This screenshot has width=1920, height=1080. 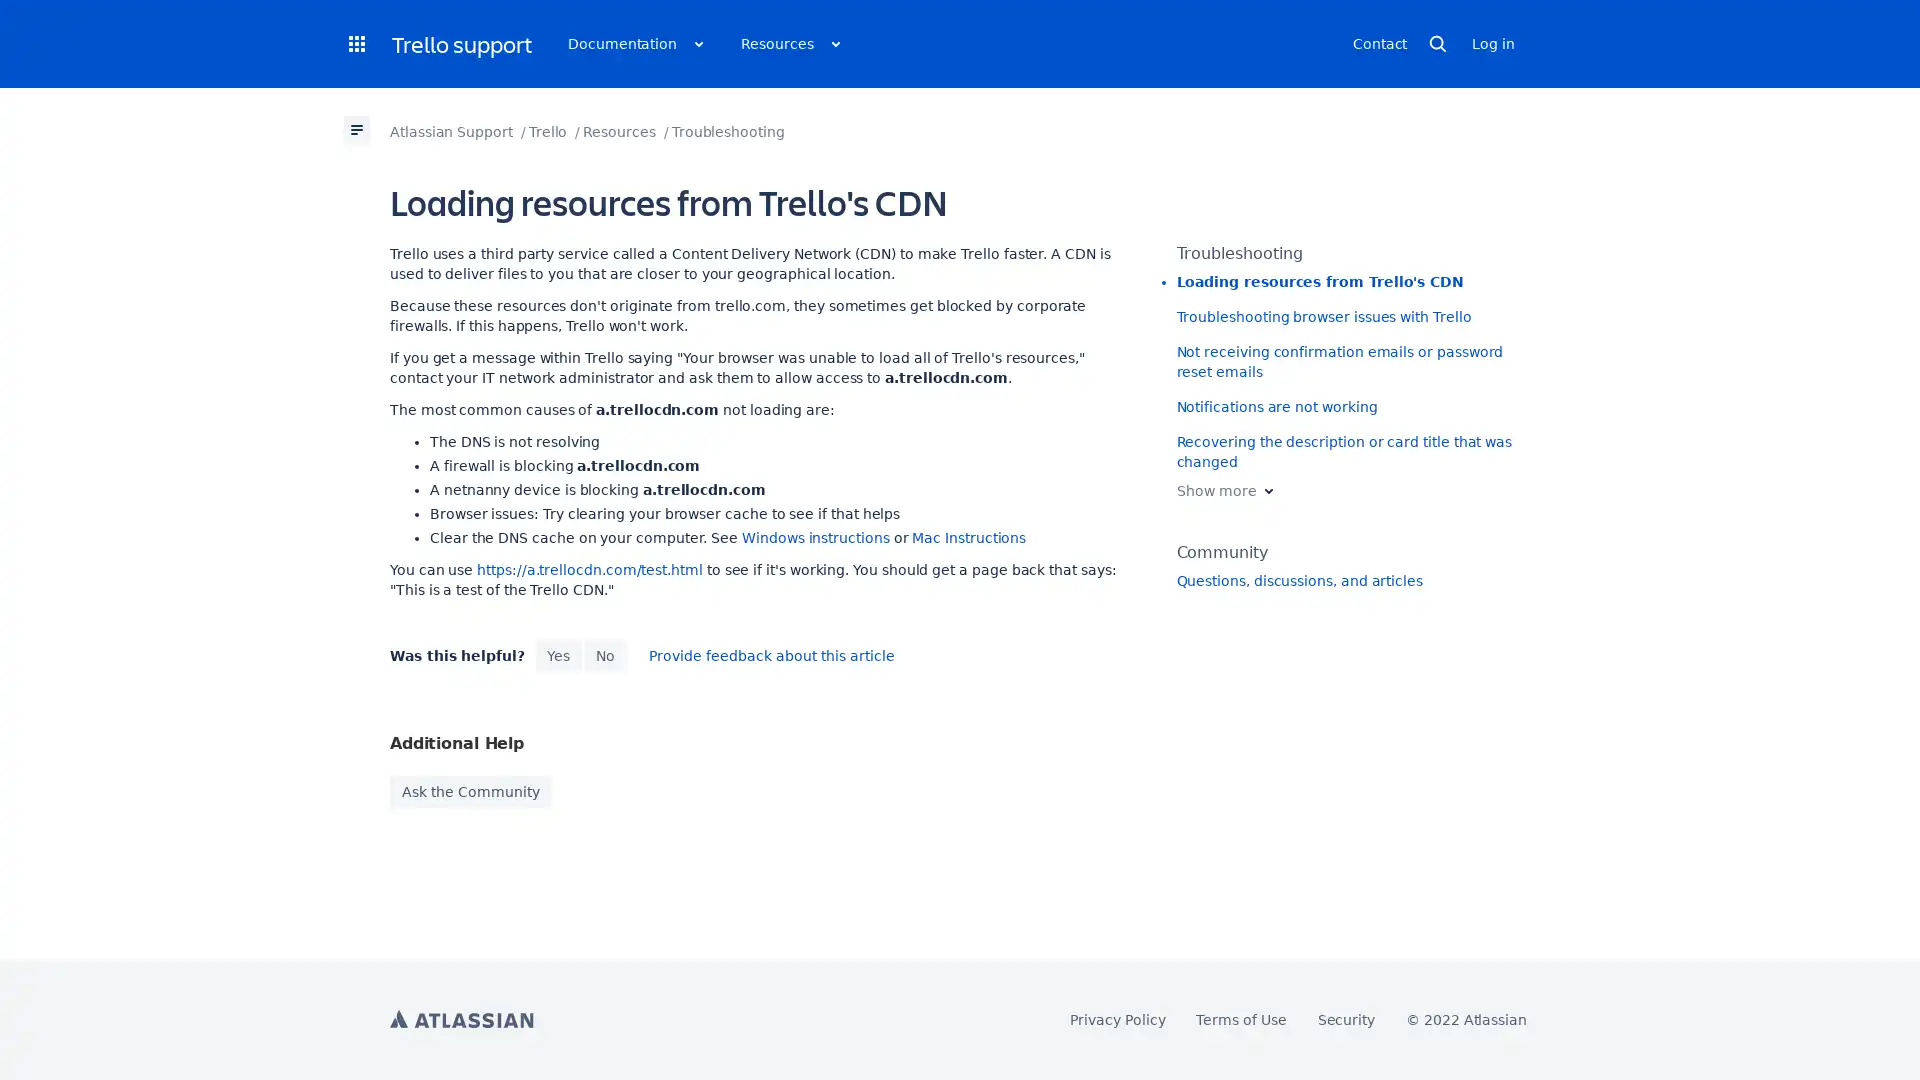 I want to click on Yes, so click(x=557, y=655).